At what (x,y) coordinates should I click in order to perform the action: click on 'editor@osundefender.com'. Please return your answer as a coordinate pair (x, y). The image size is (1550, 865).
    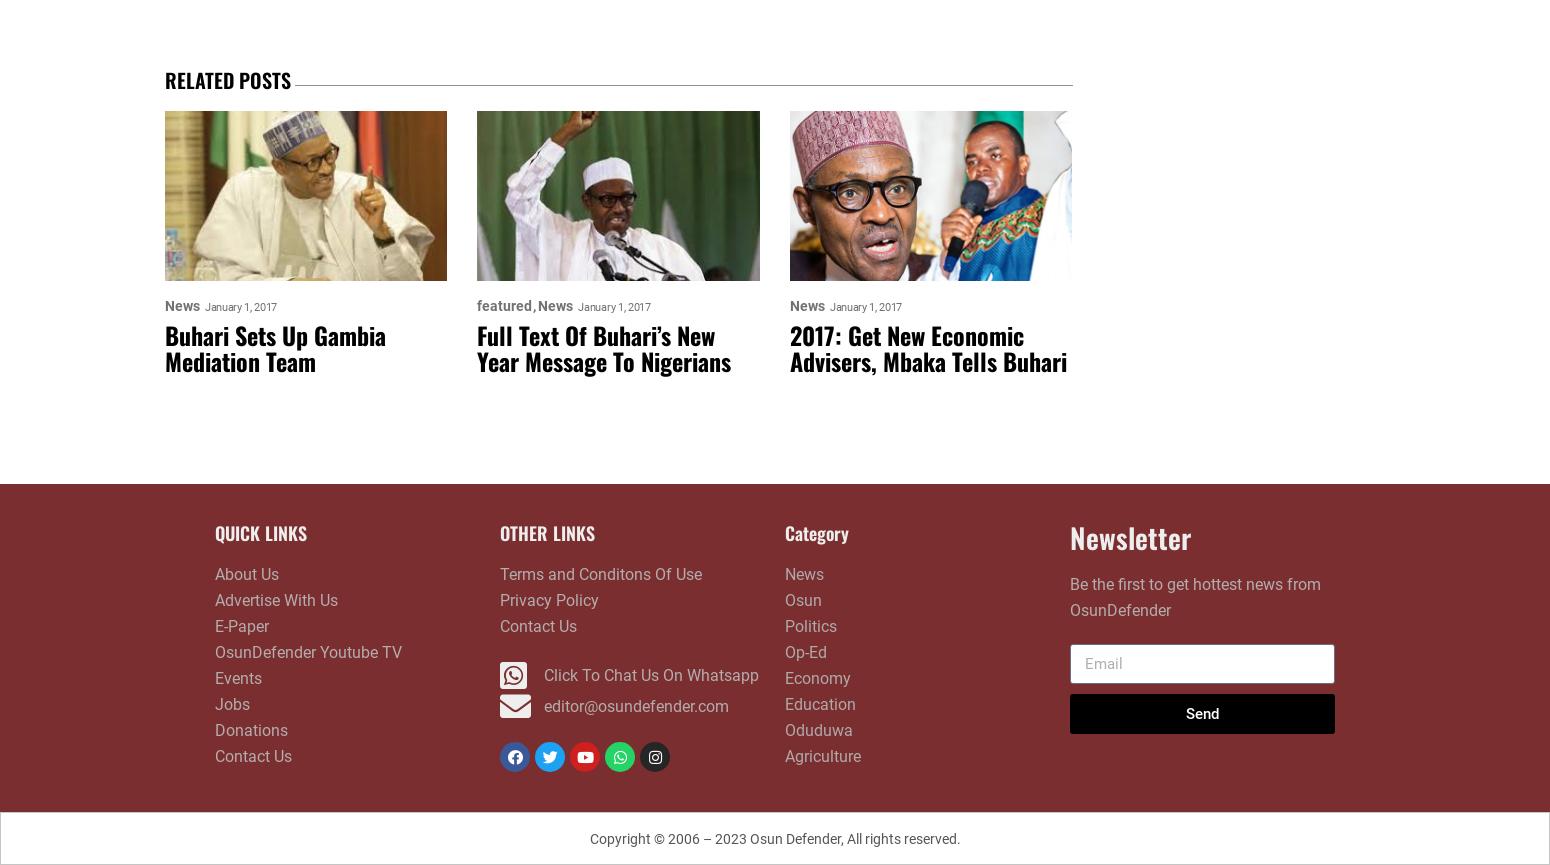
    Looking at the image, I should click on (634, 705).